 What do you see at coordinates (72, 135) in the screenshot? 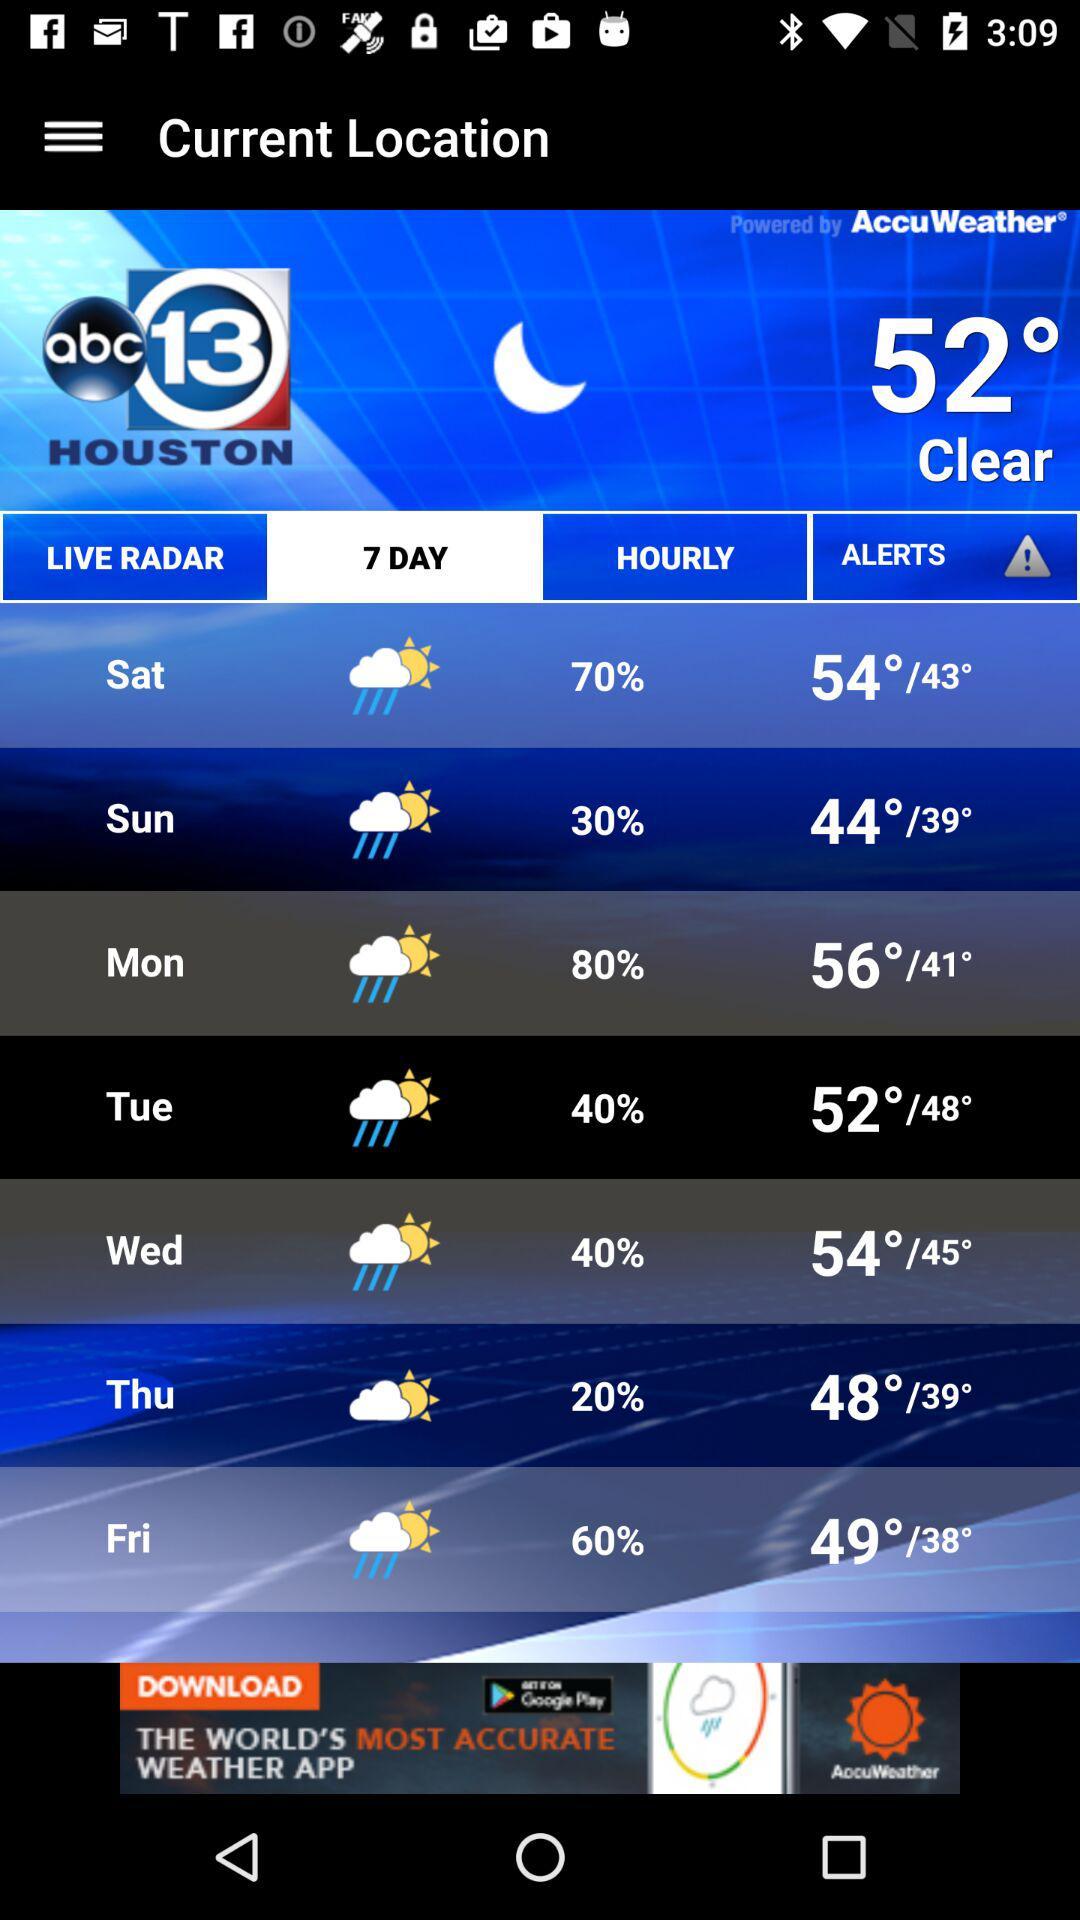
I see `the menu icon` at bounding box center [72, 135].